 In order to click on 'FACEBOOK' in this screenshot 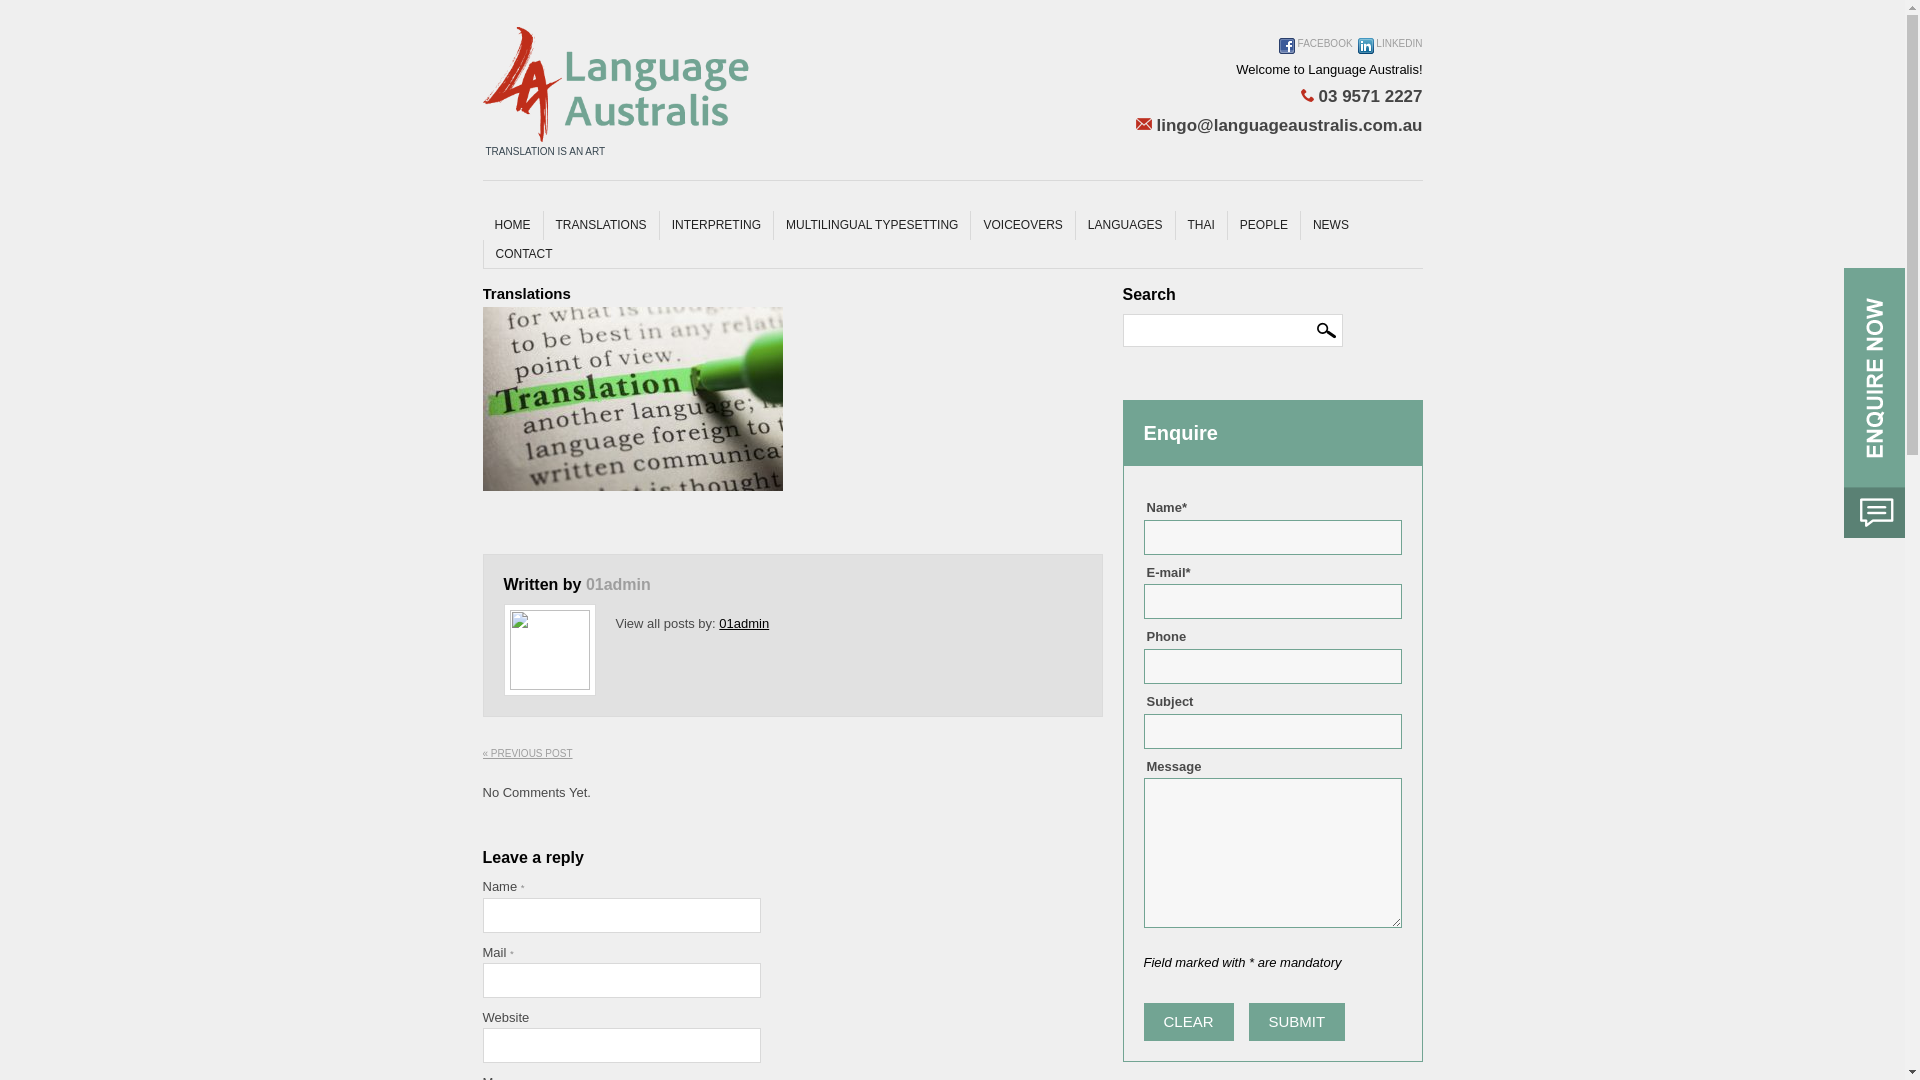, I will do `click(1277, 52)`.